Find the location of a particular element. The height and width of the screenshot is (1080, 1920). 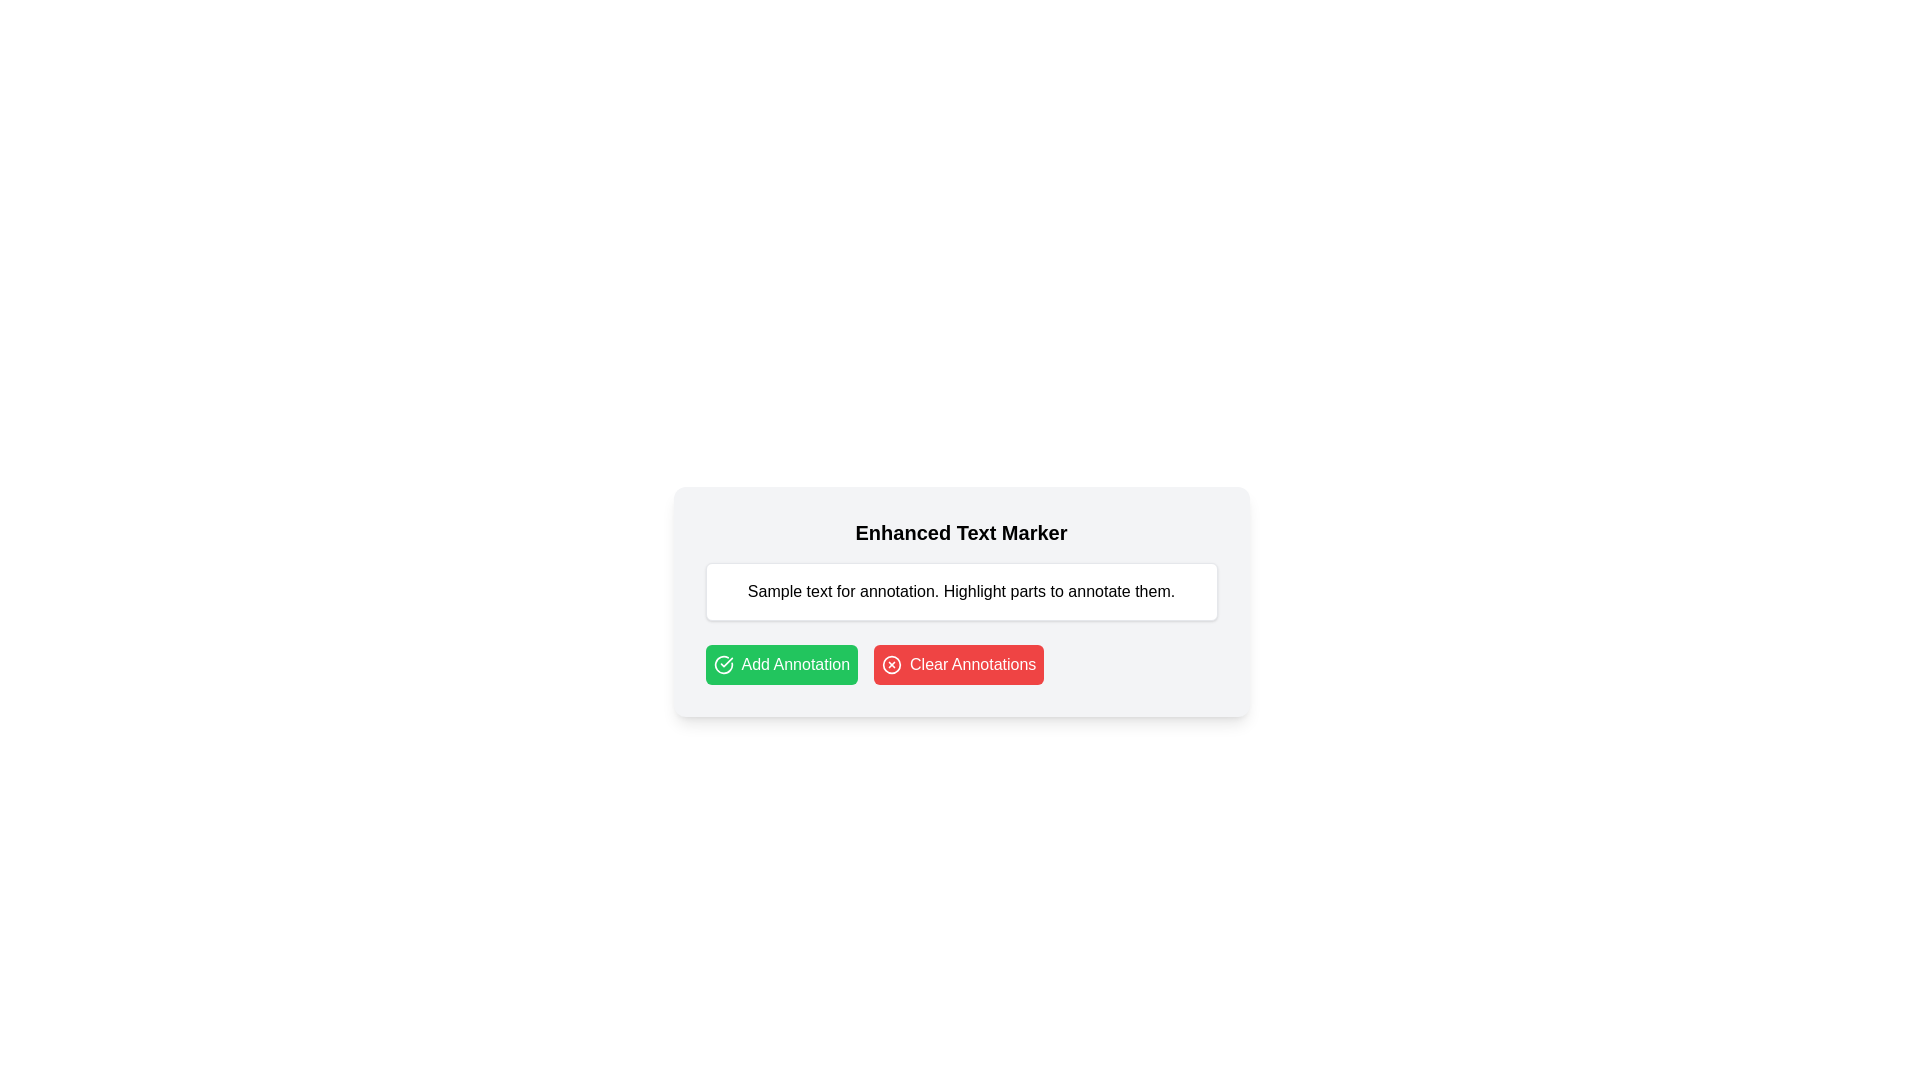

the lowercase 'i' character in the word 'annotation' within the text block that contains the sentence 'Sample text for annotation. Highlight parts to annotate them.' is located at coordinates (914, 590).